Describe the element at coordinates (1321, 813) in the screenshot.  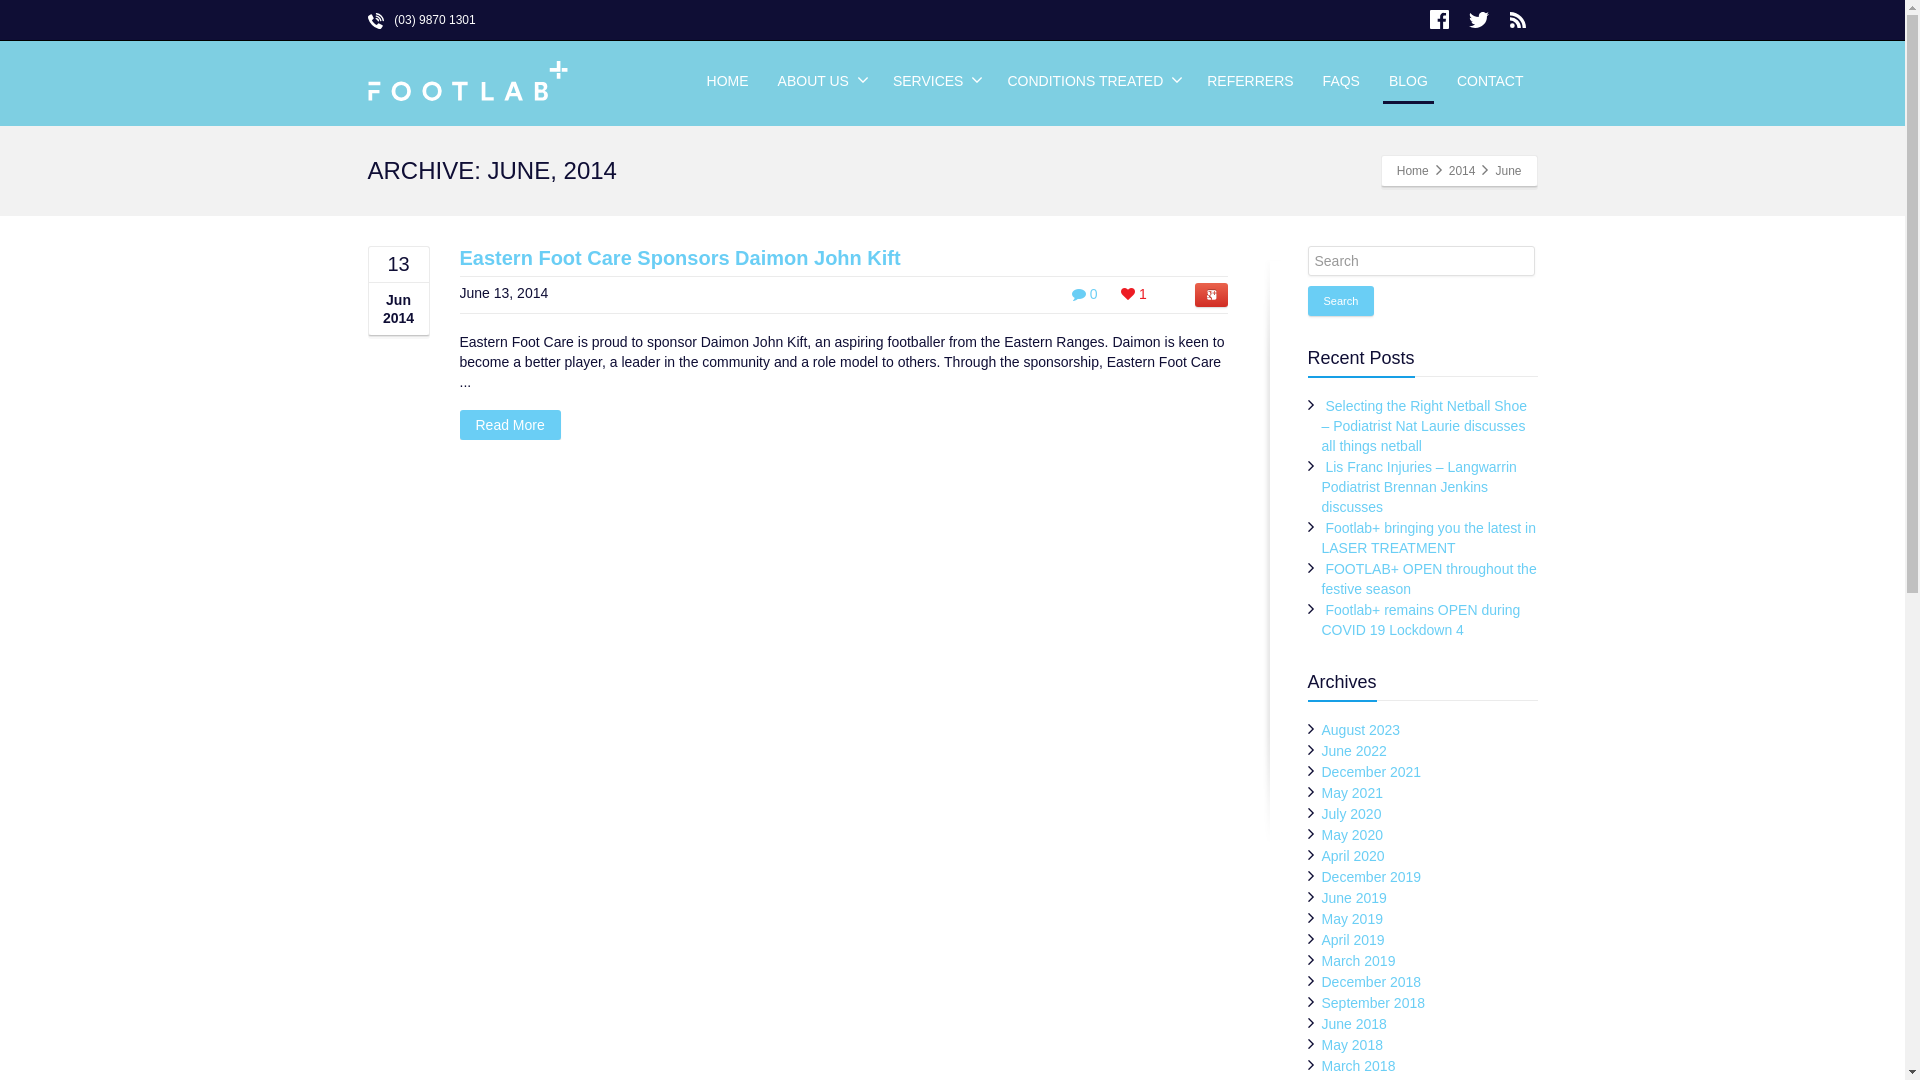
I see `'July 2020'` at that location.